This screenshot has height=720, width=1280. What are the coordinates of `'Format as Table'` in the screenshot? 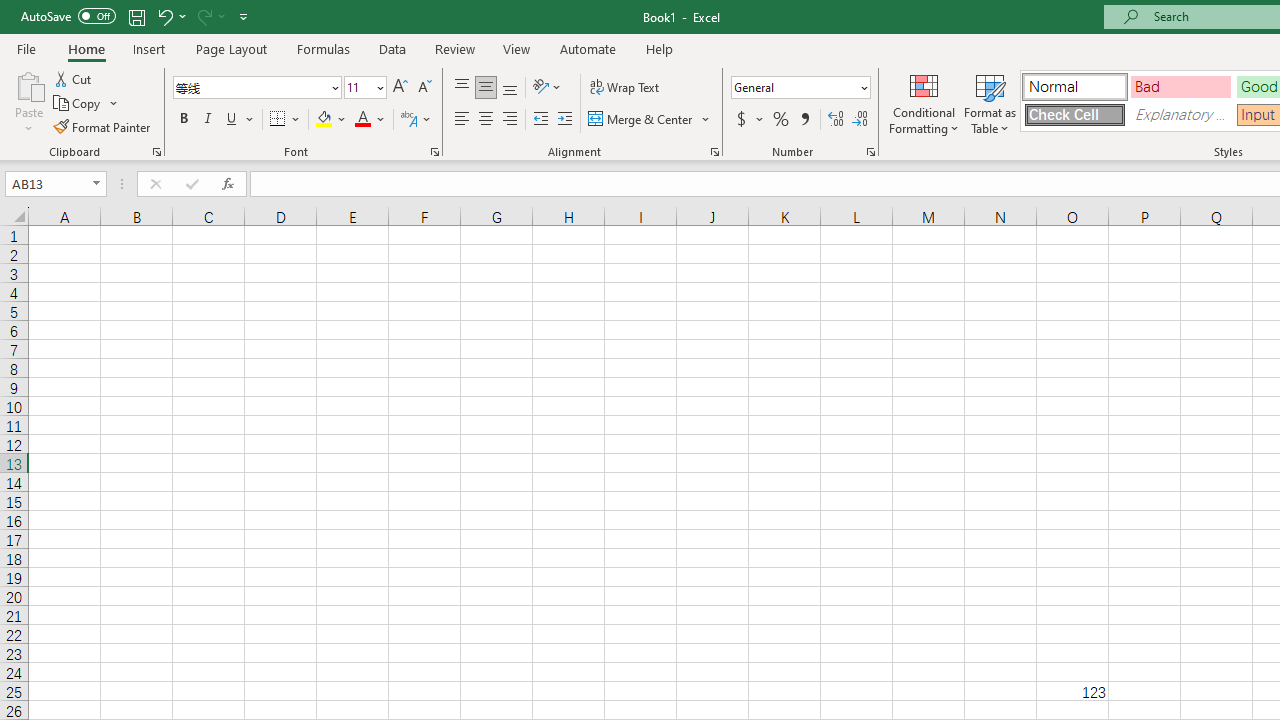 It's located at (990, 103).